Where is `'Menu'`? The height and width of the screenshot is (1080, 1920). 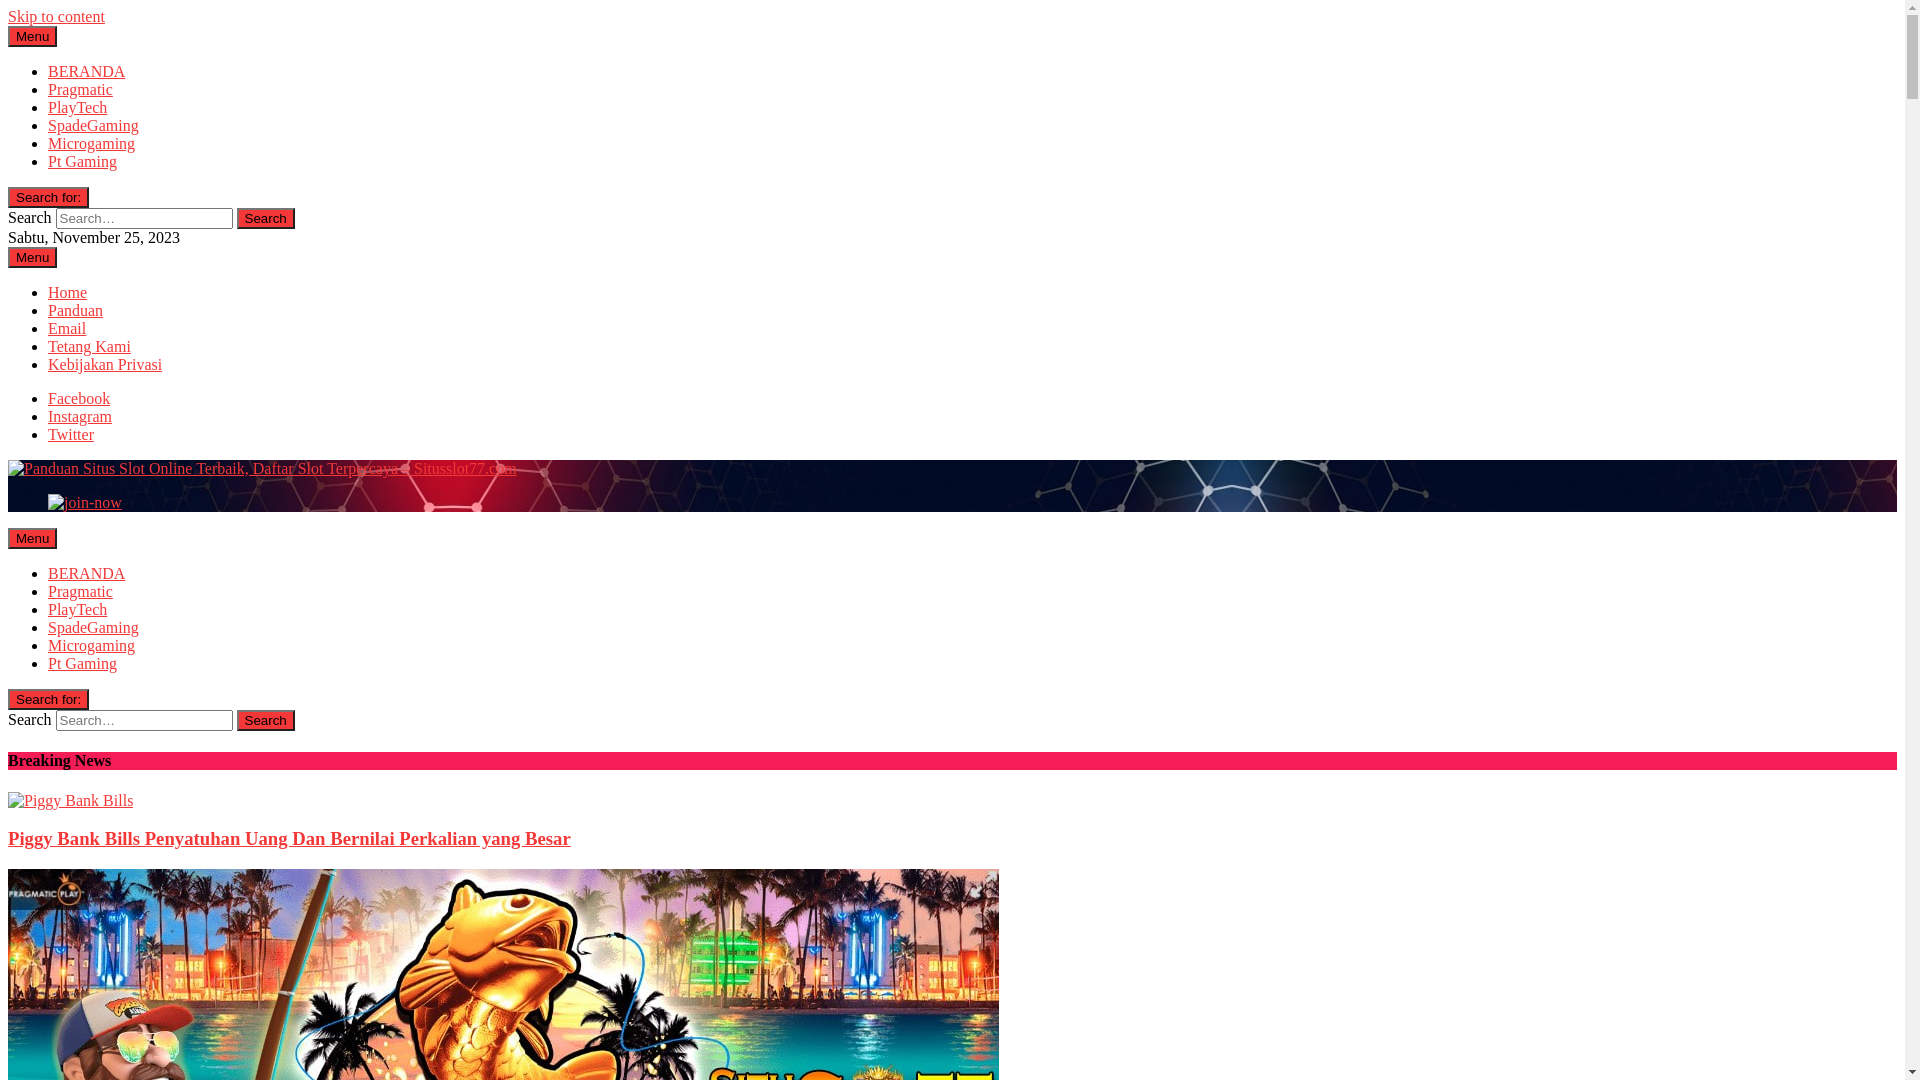 'Menu' is located at coordinates (32, 537).